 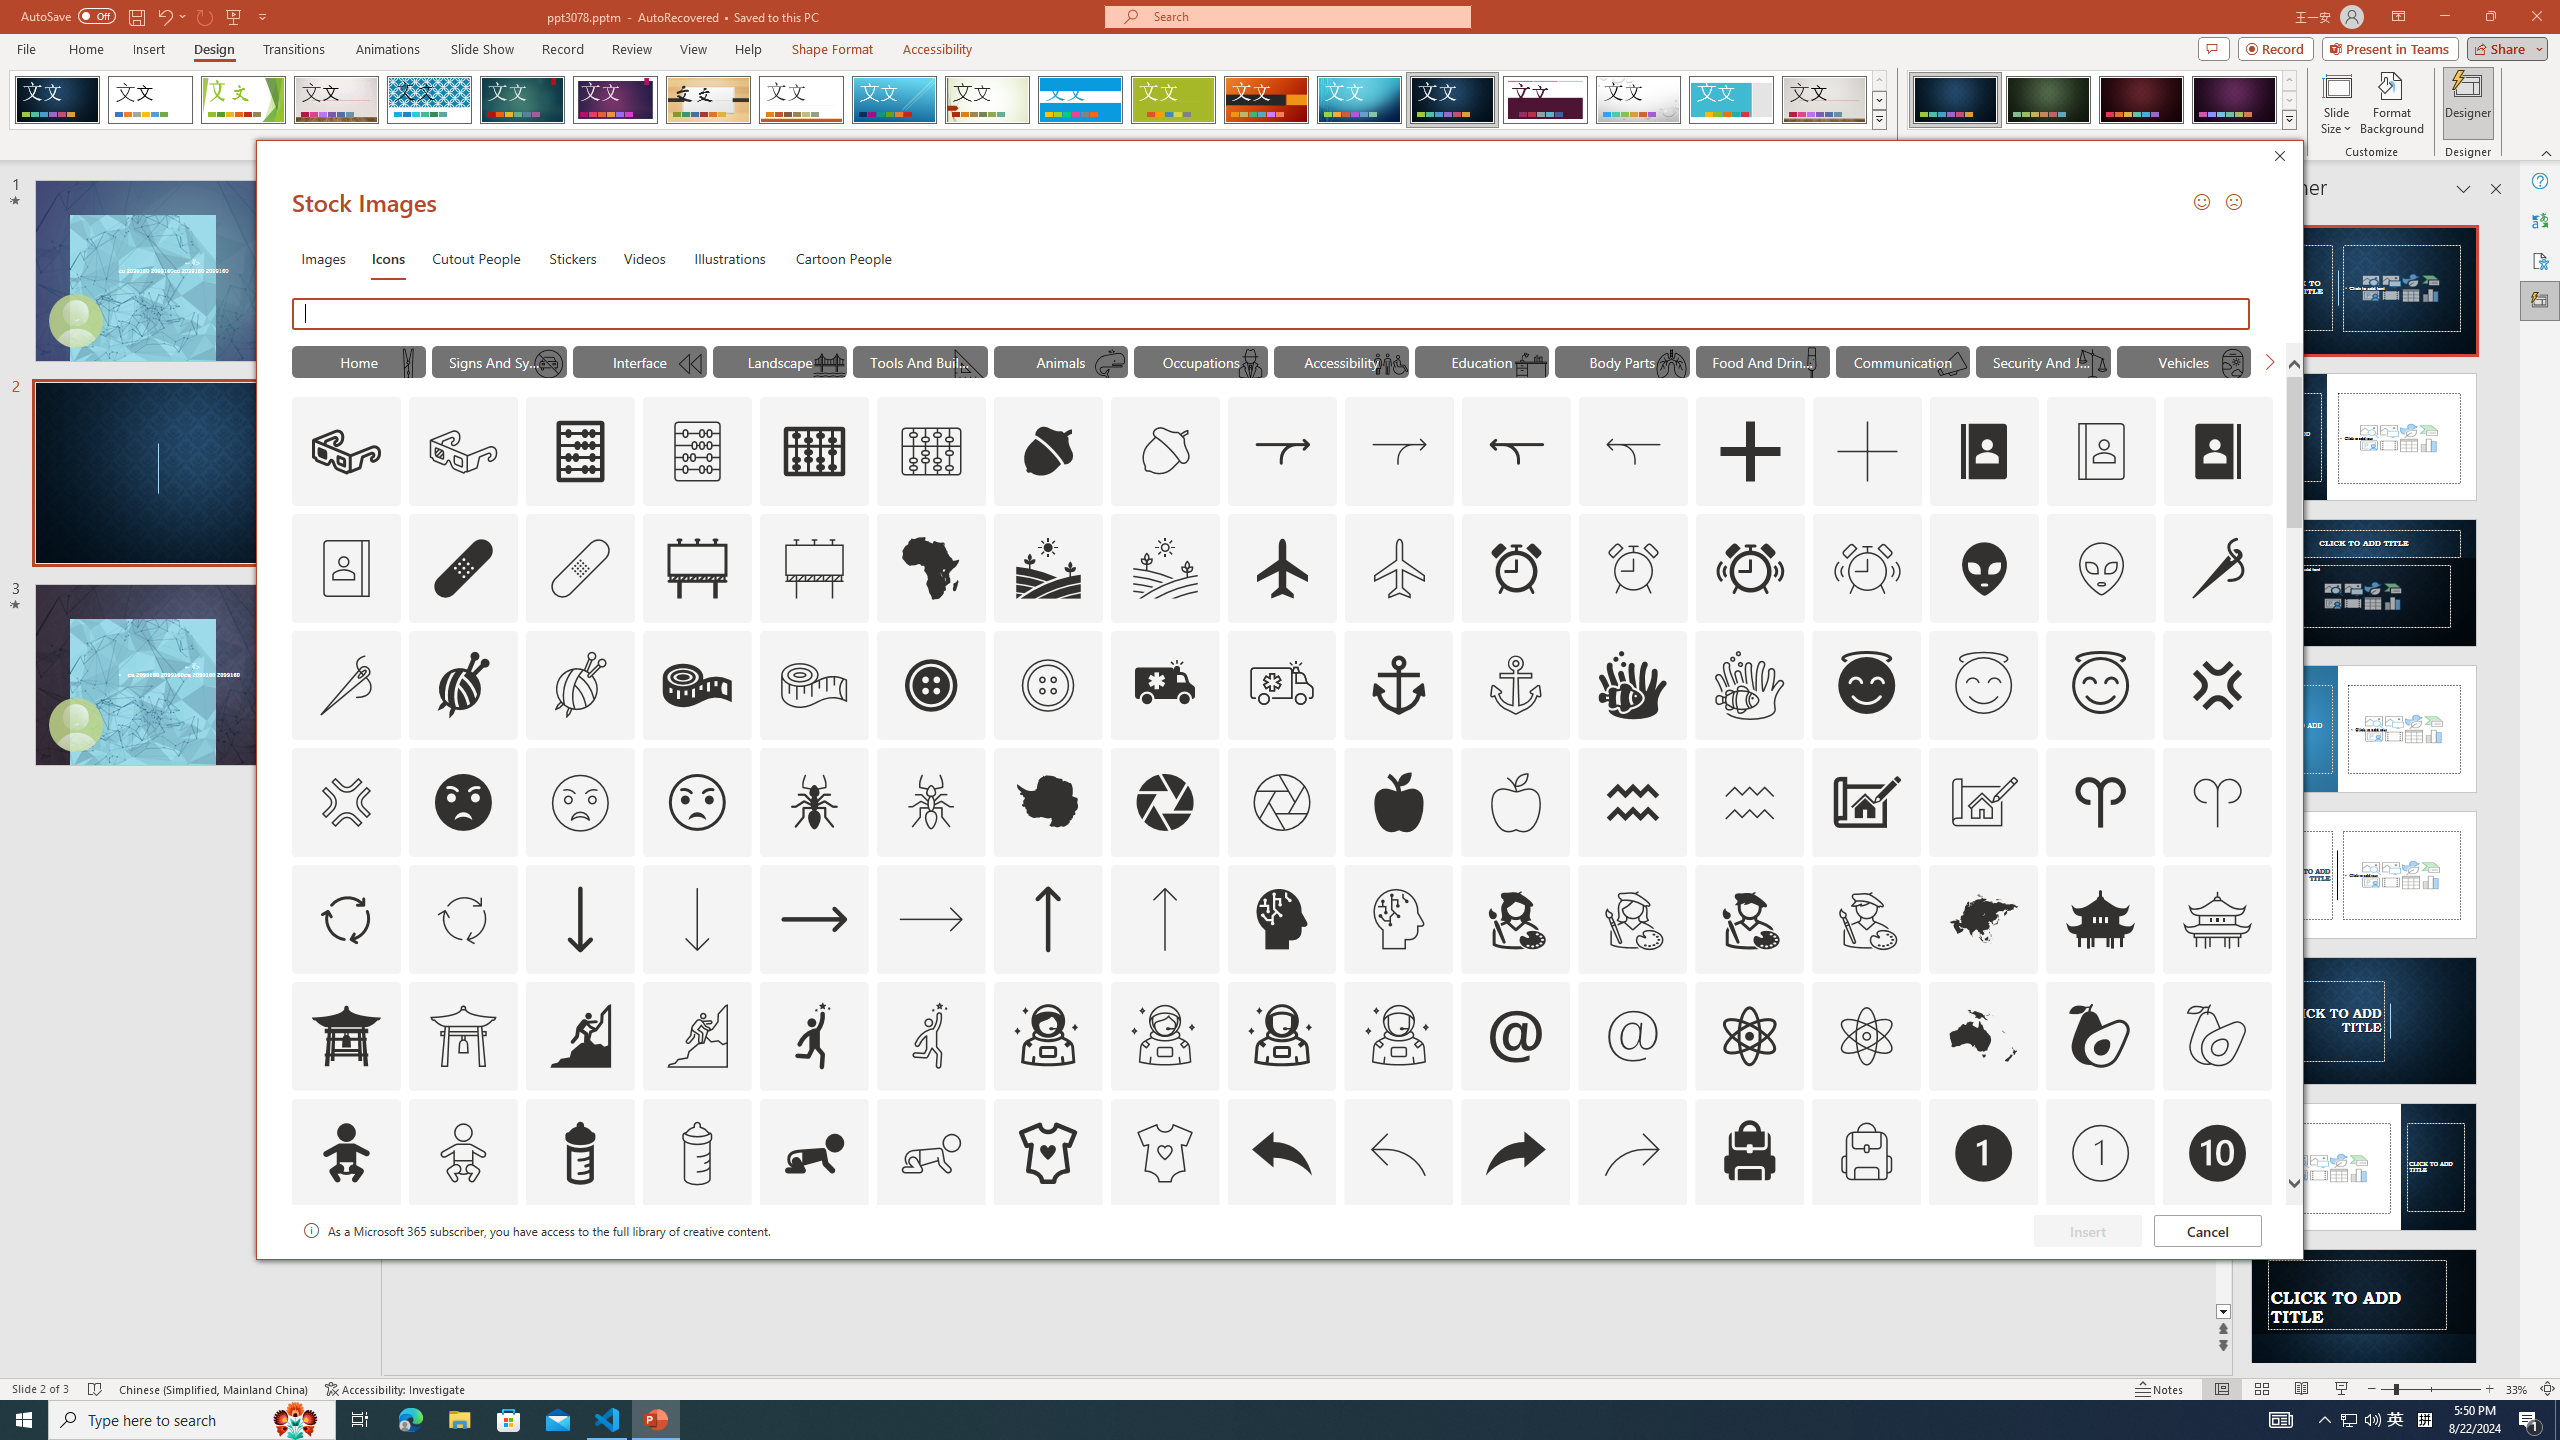 I want to click on 'AutomationID: Icons_Back_LTR_M', so click(x=1398, y=1152).